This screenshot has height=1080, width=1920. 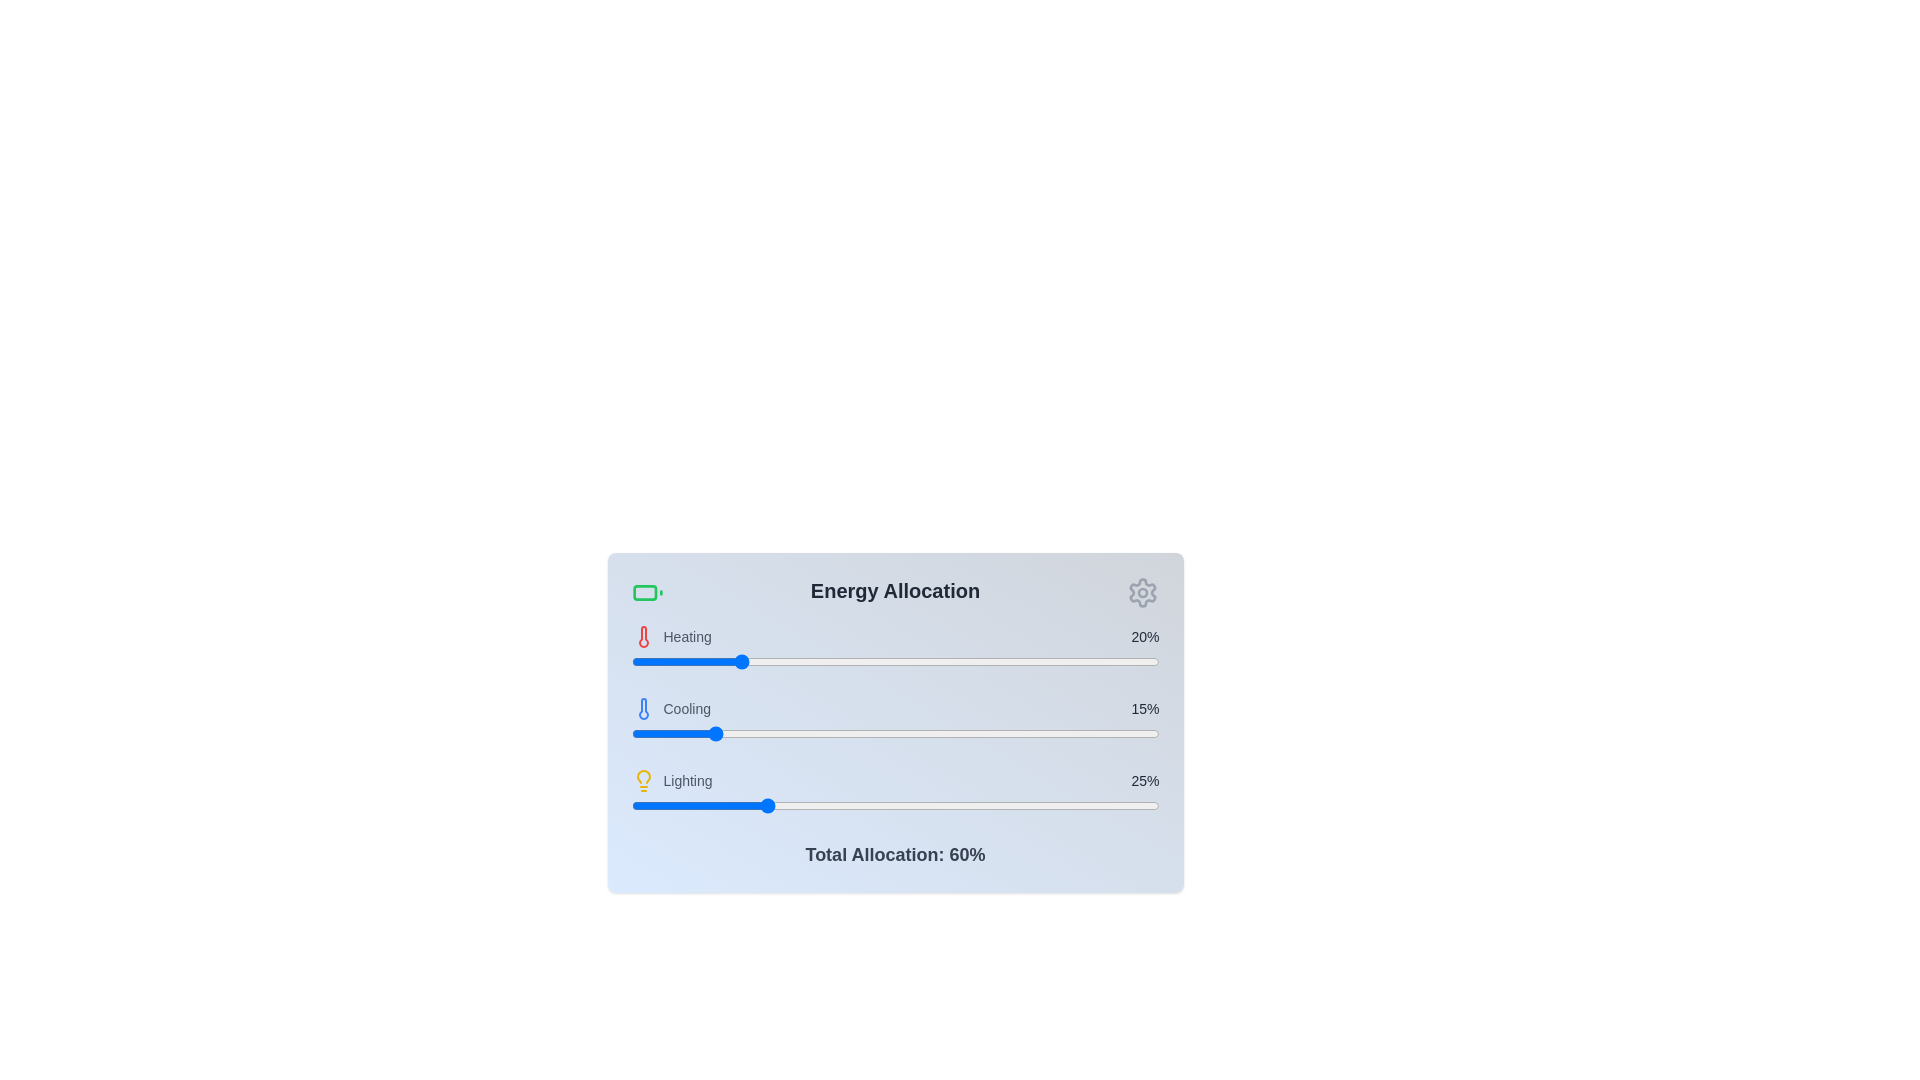 I want to click on the heating allocation slider to 53%, so click(x=910, y=662).